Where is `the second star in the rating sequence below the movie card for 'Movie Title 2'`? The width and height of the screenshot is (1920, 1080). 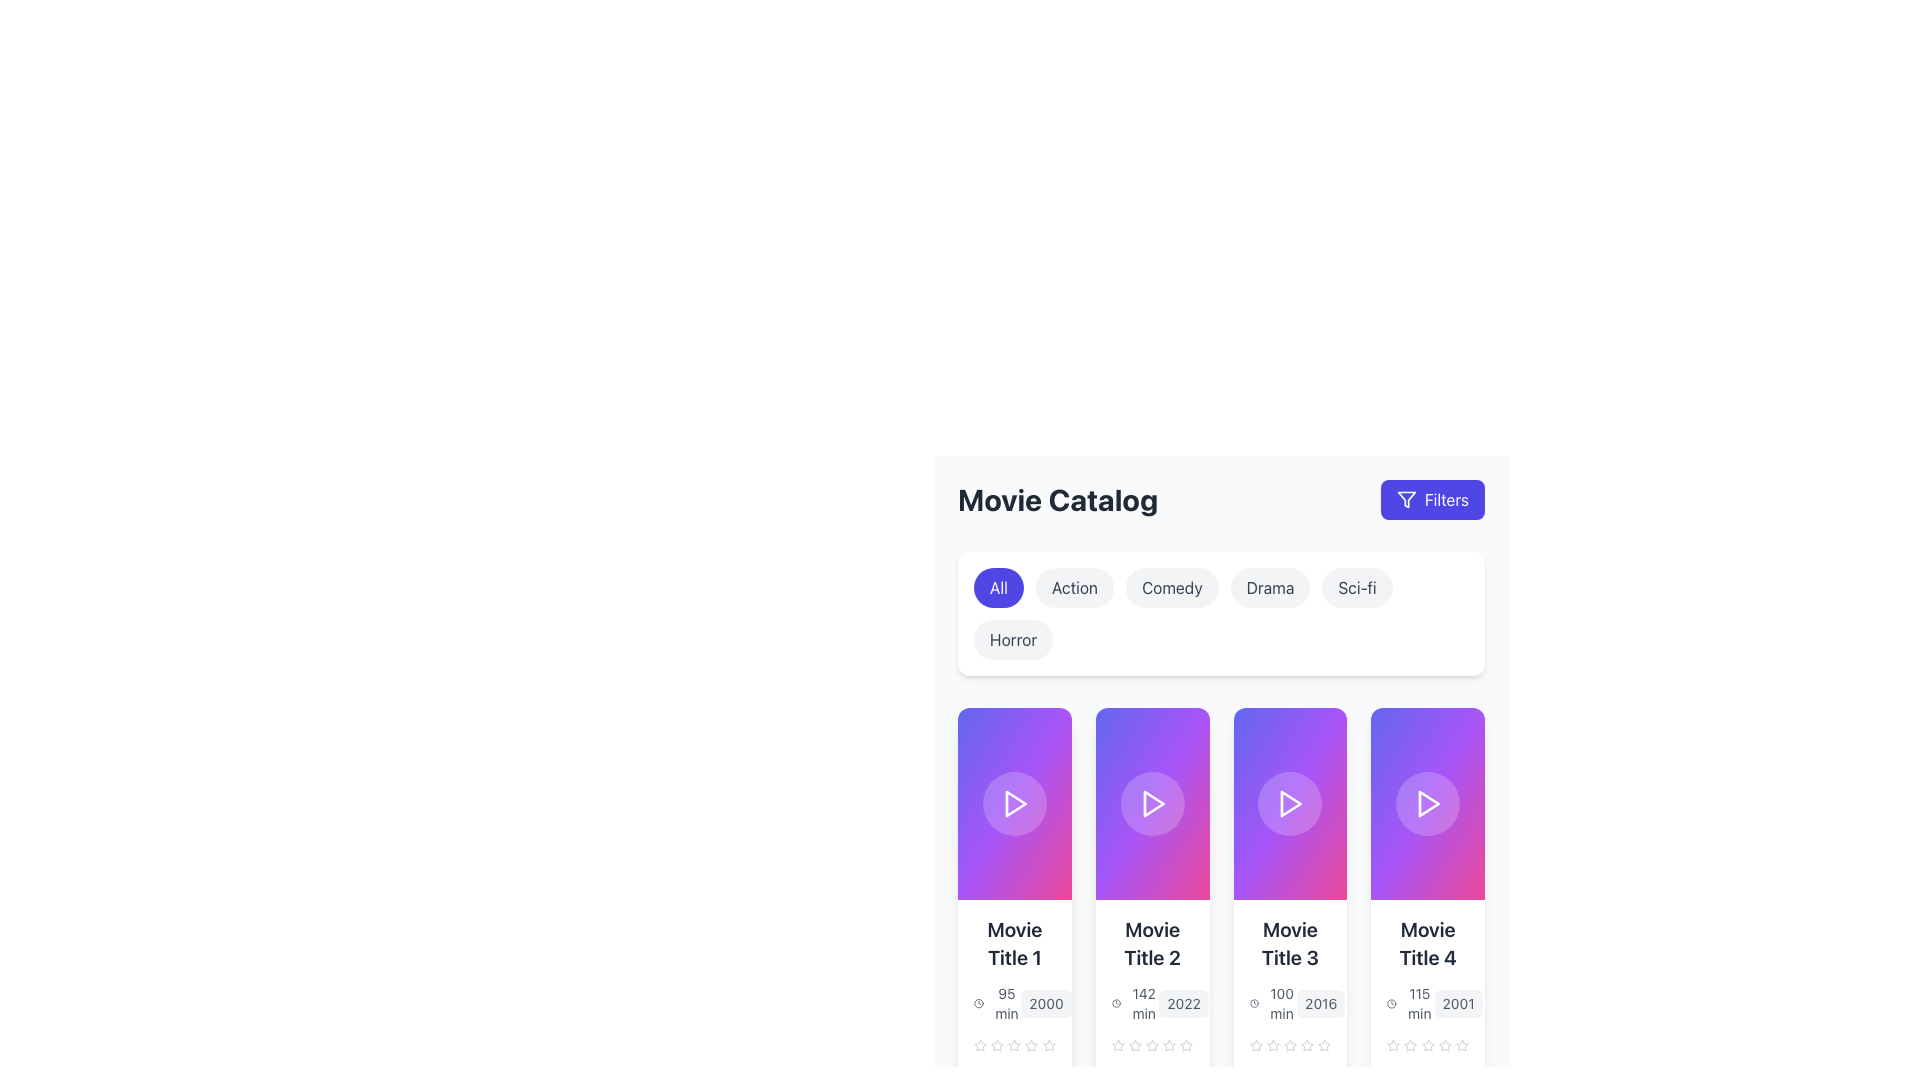 the second star in the rating sequence below the movie card for 'Movie Title 2' is located at coordinates (1152, 1044).